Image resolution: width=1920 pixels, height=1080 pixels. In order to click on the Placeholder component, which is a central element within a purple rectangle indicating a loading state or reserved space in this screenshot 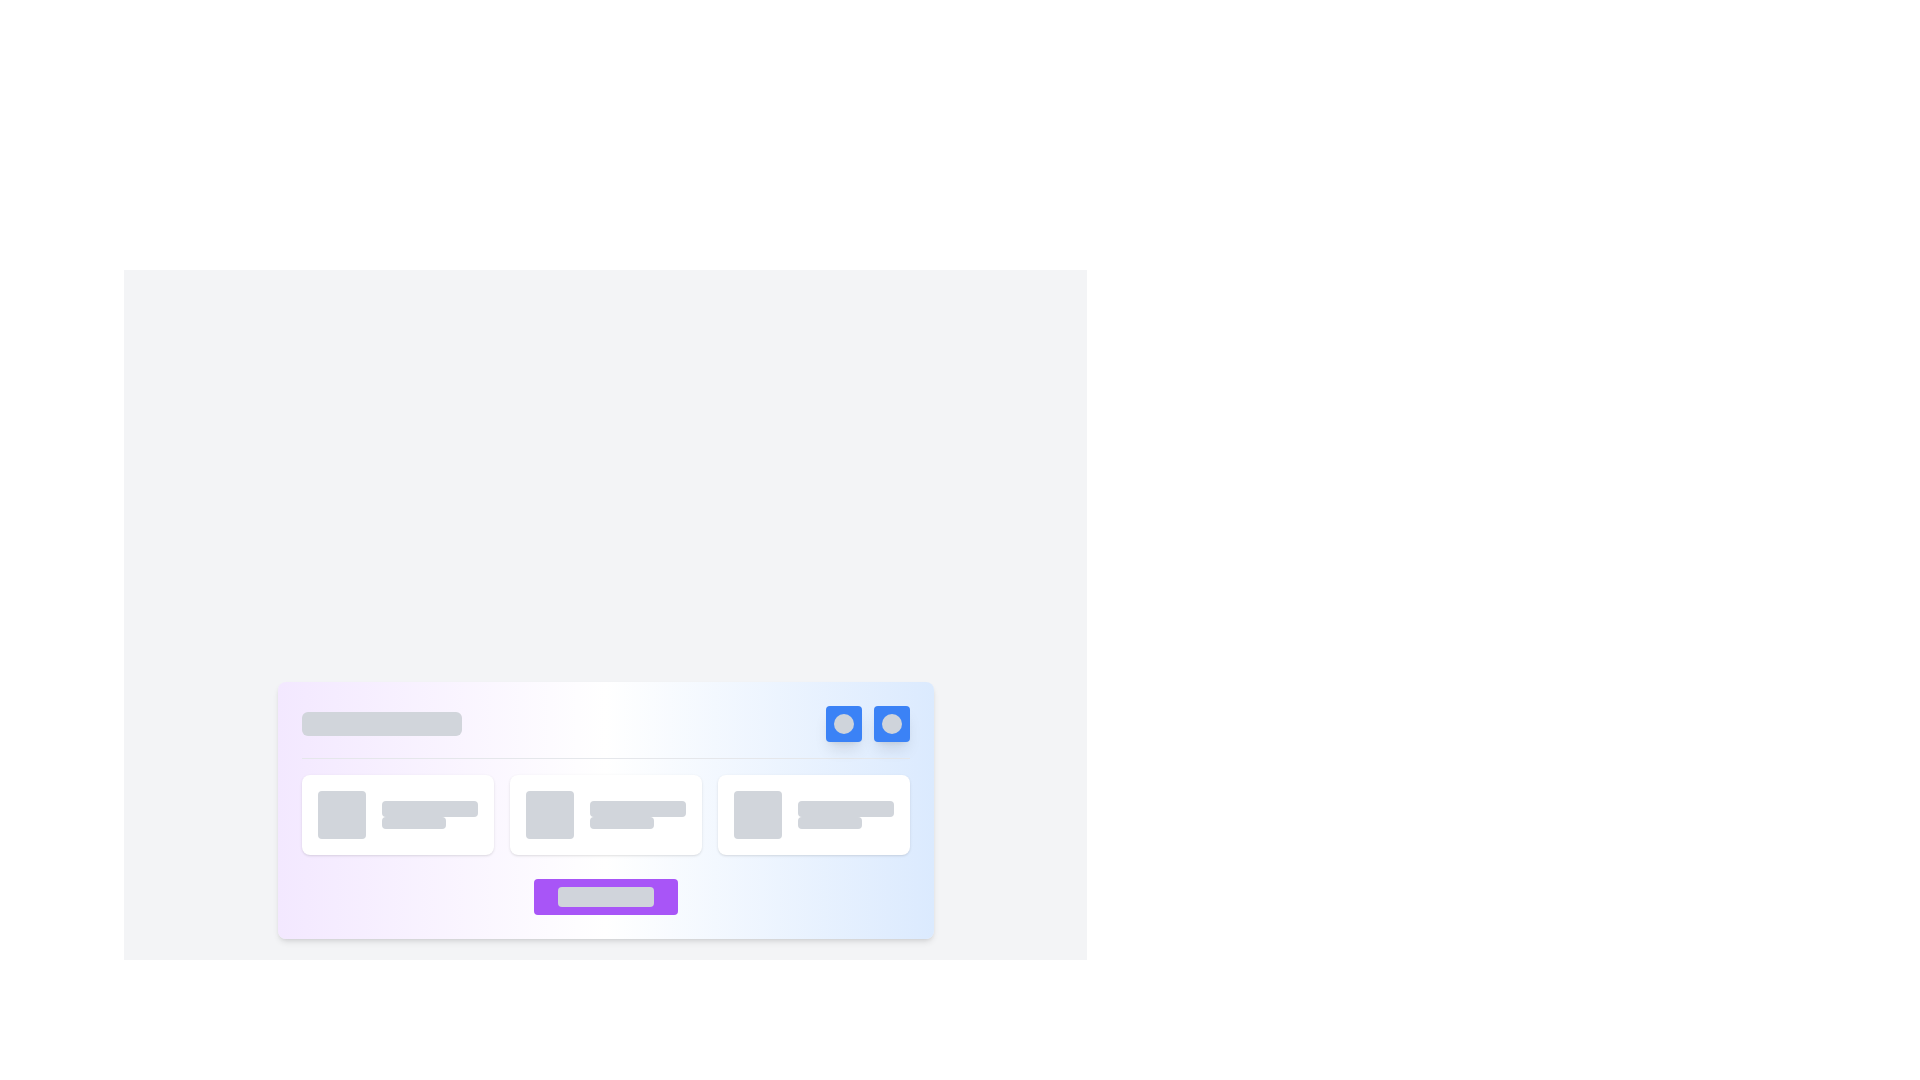, I will do `click(604, 895)`.